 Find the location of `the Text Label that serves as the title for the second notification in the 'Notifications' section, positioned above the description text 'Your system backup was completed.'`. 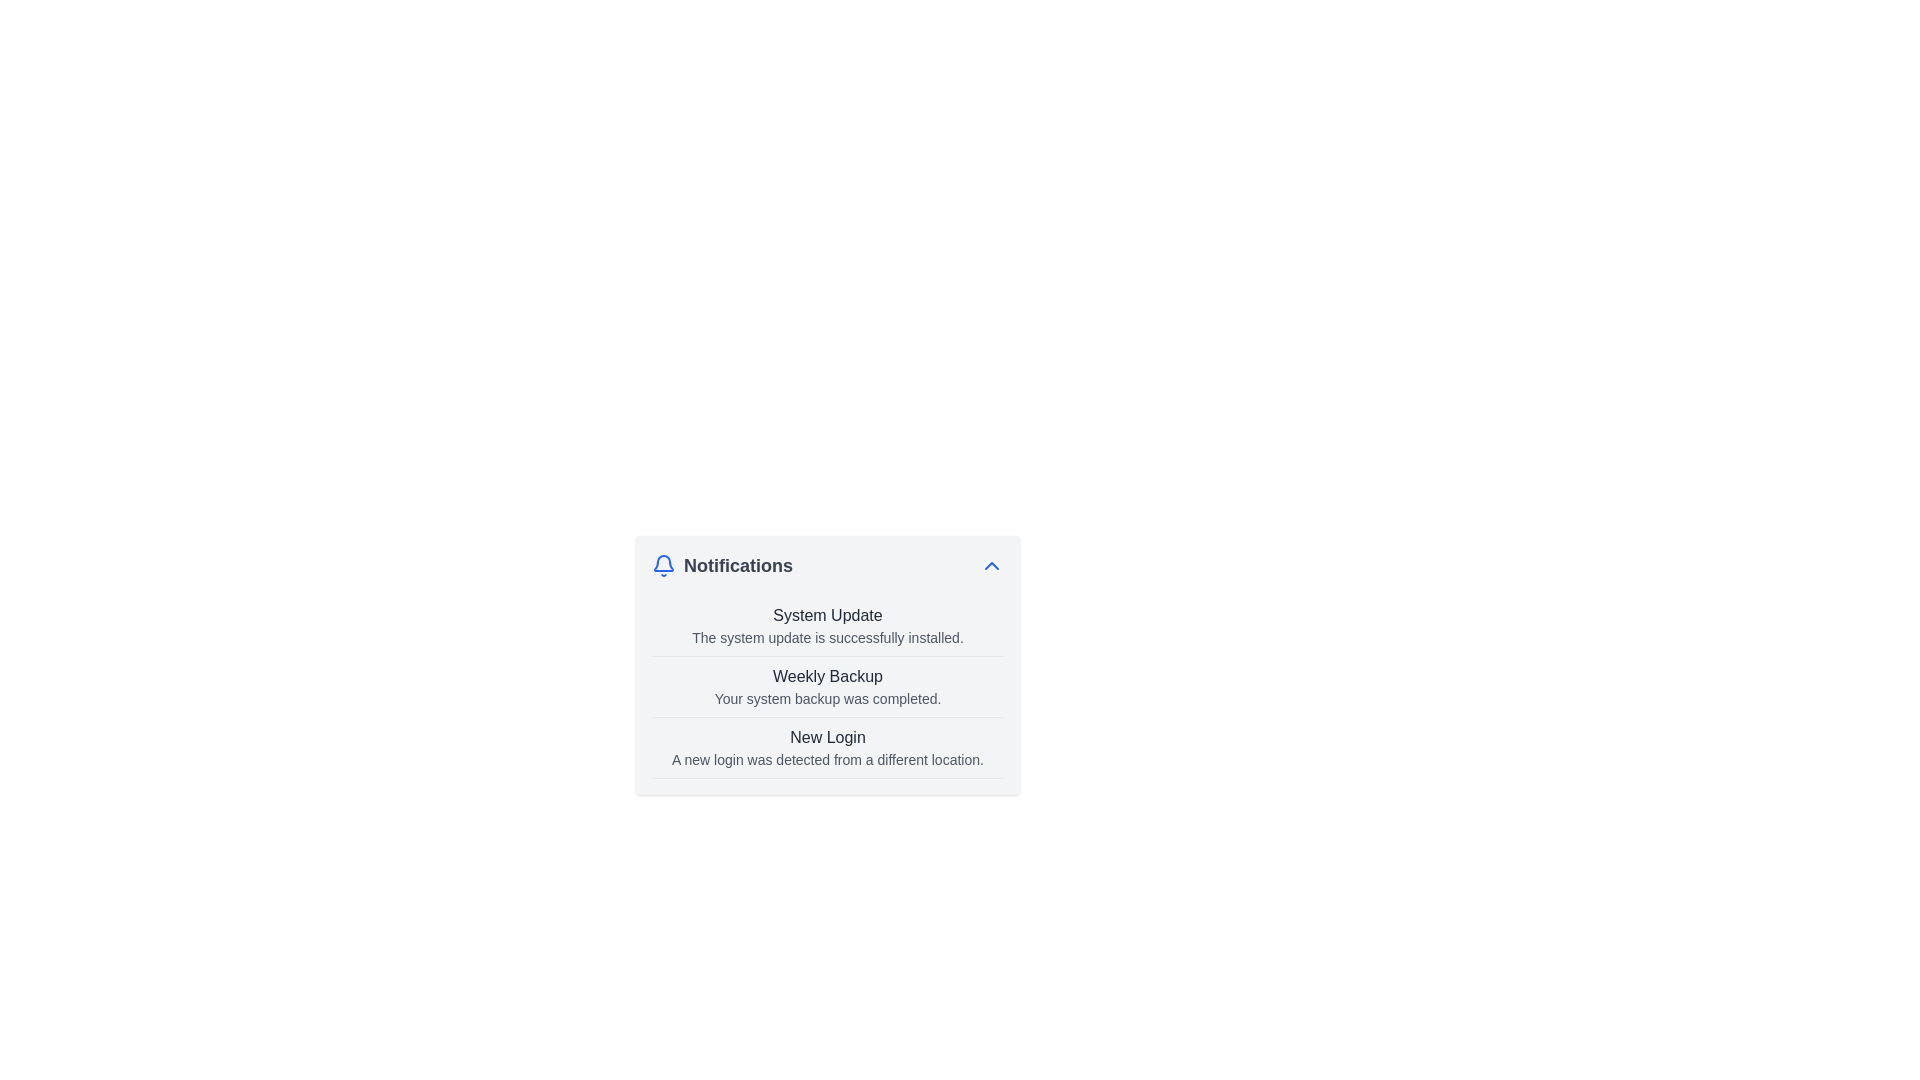

the Text Label that serves as the title for the second notification in the 'Notifications' section, positioned above the description text 'Your system backup was completed.' is located at coordinates (828, 676).